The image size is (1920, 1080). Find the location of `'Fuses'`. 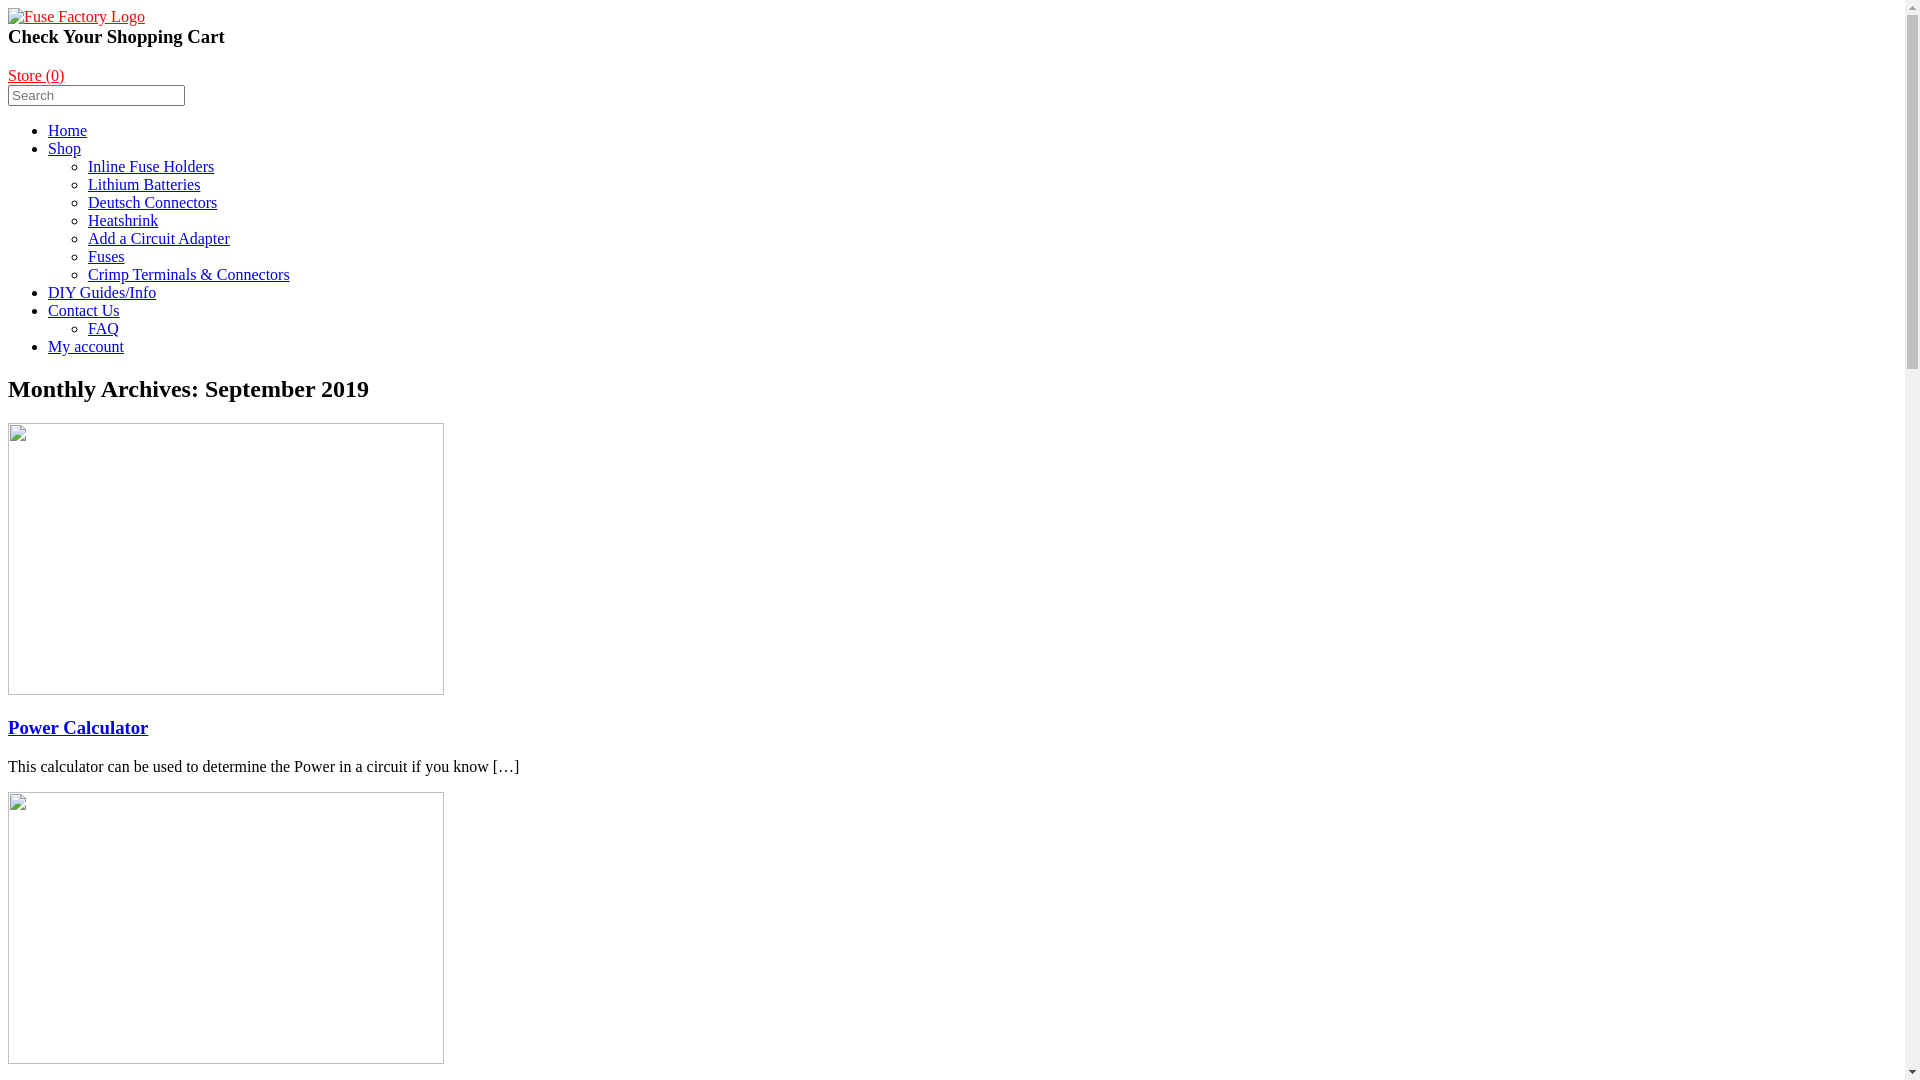

'Fuses' is located at coordinates (86, 255).